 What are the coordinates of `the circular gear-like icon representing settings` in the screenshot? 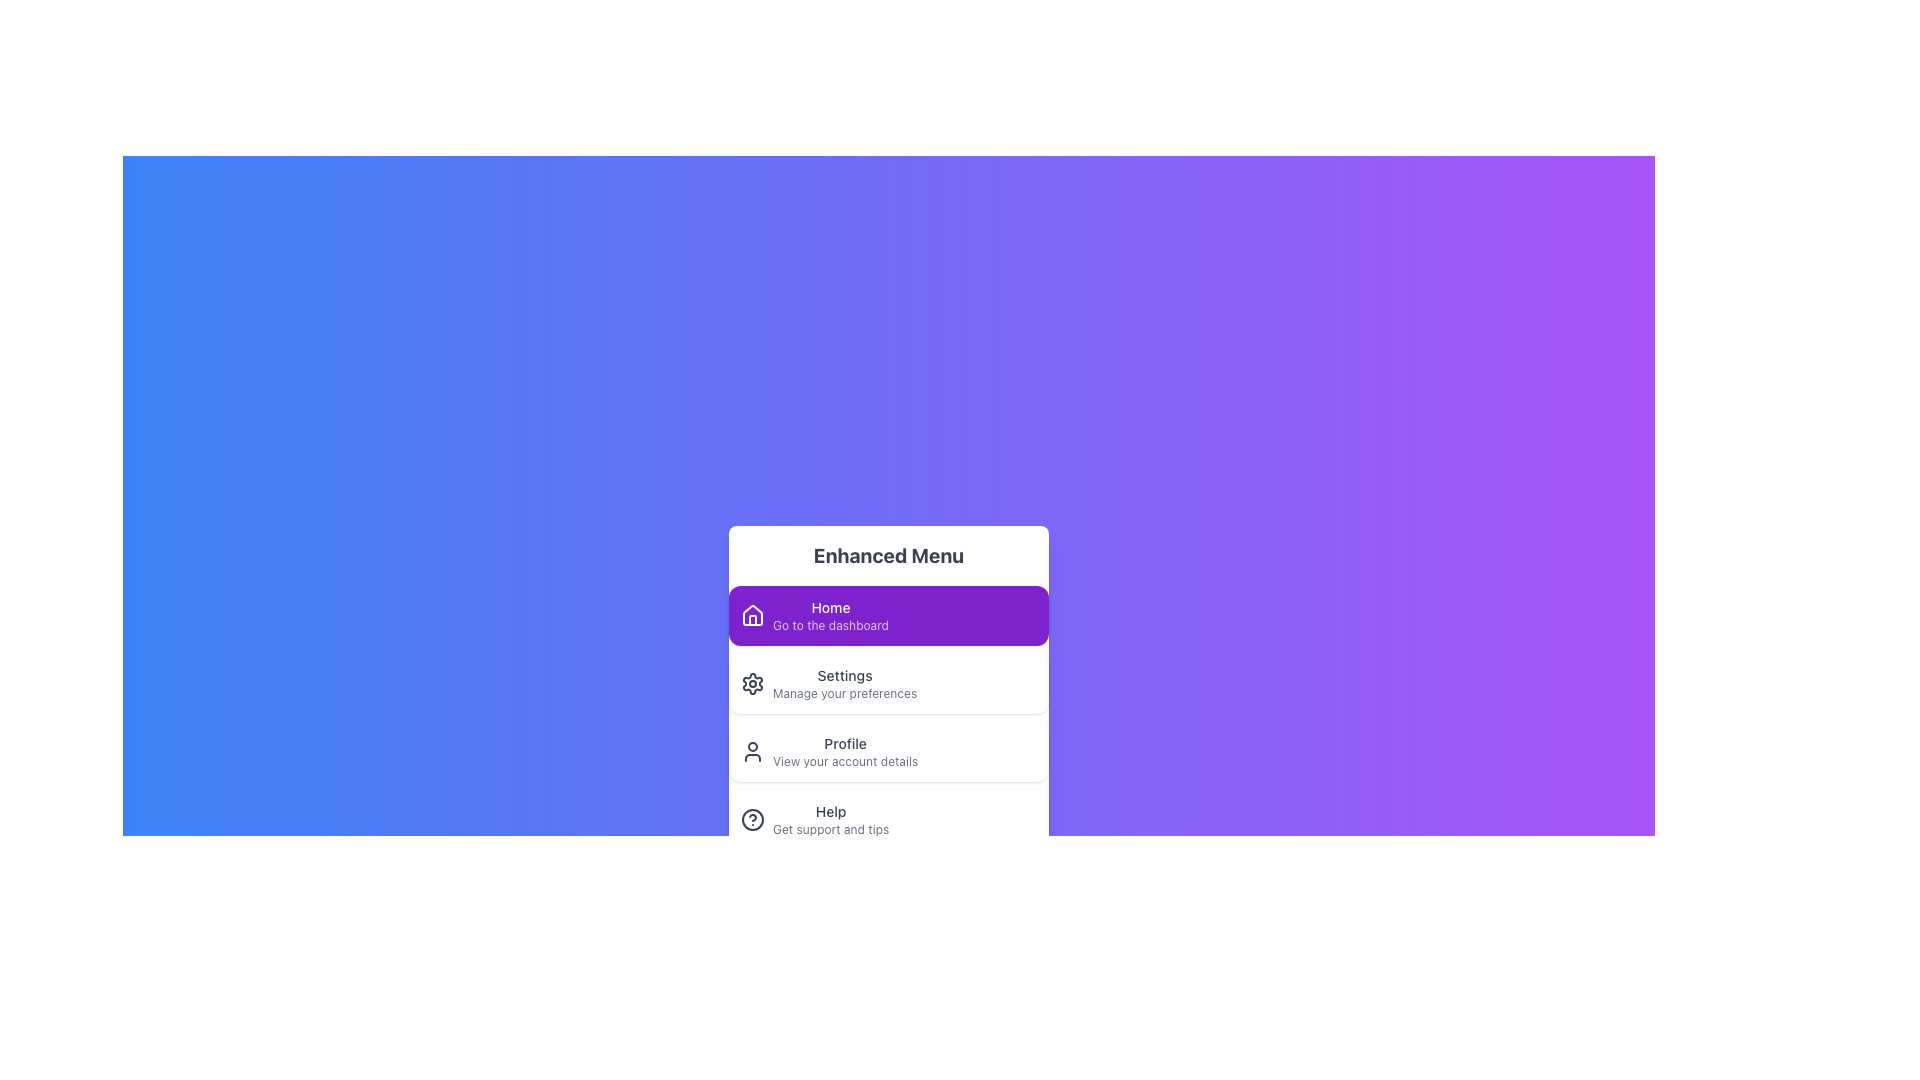 It's located at (752, 682).